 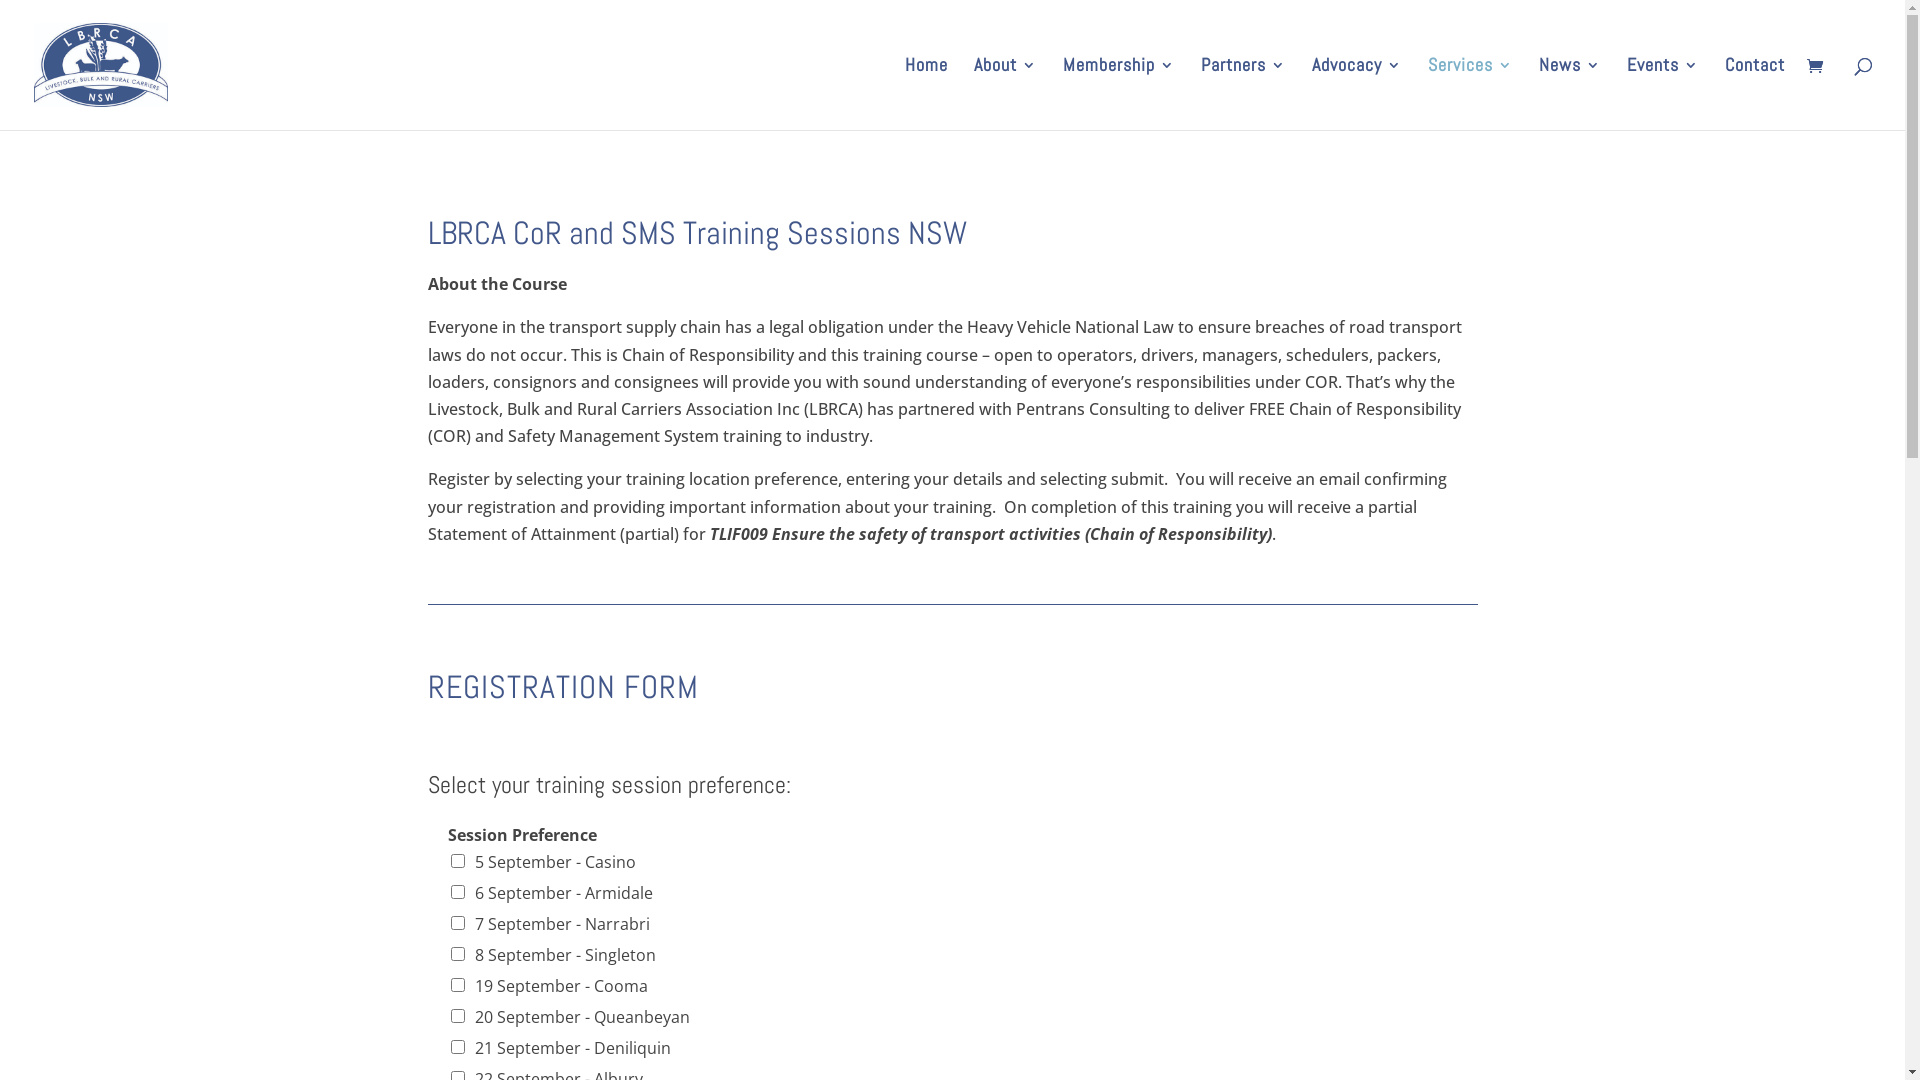 I want to click on 'About', so click(x=1005, y=93).